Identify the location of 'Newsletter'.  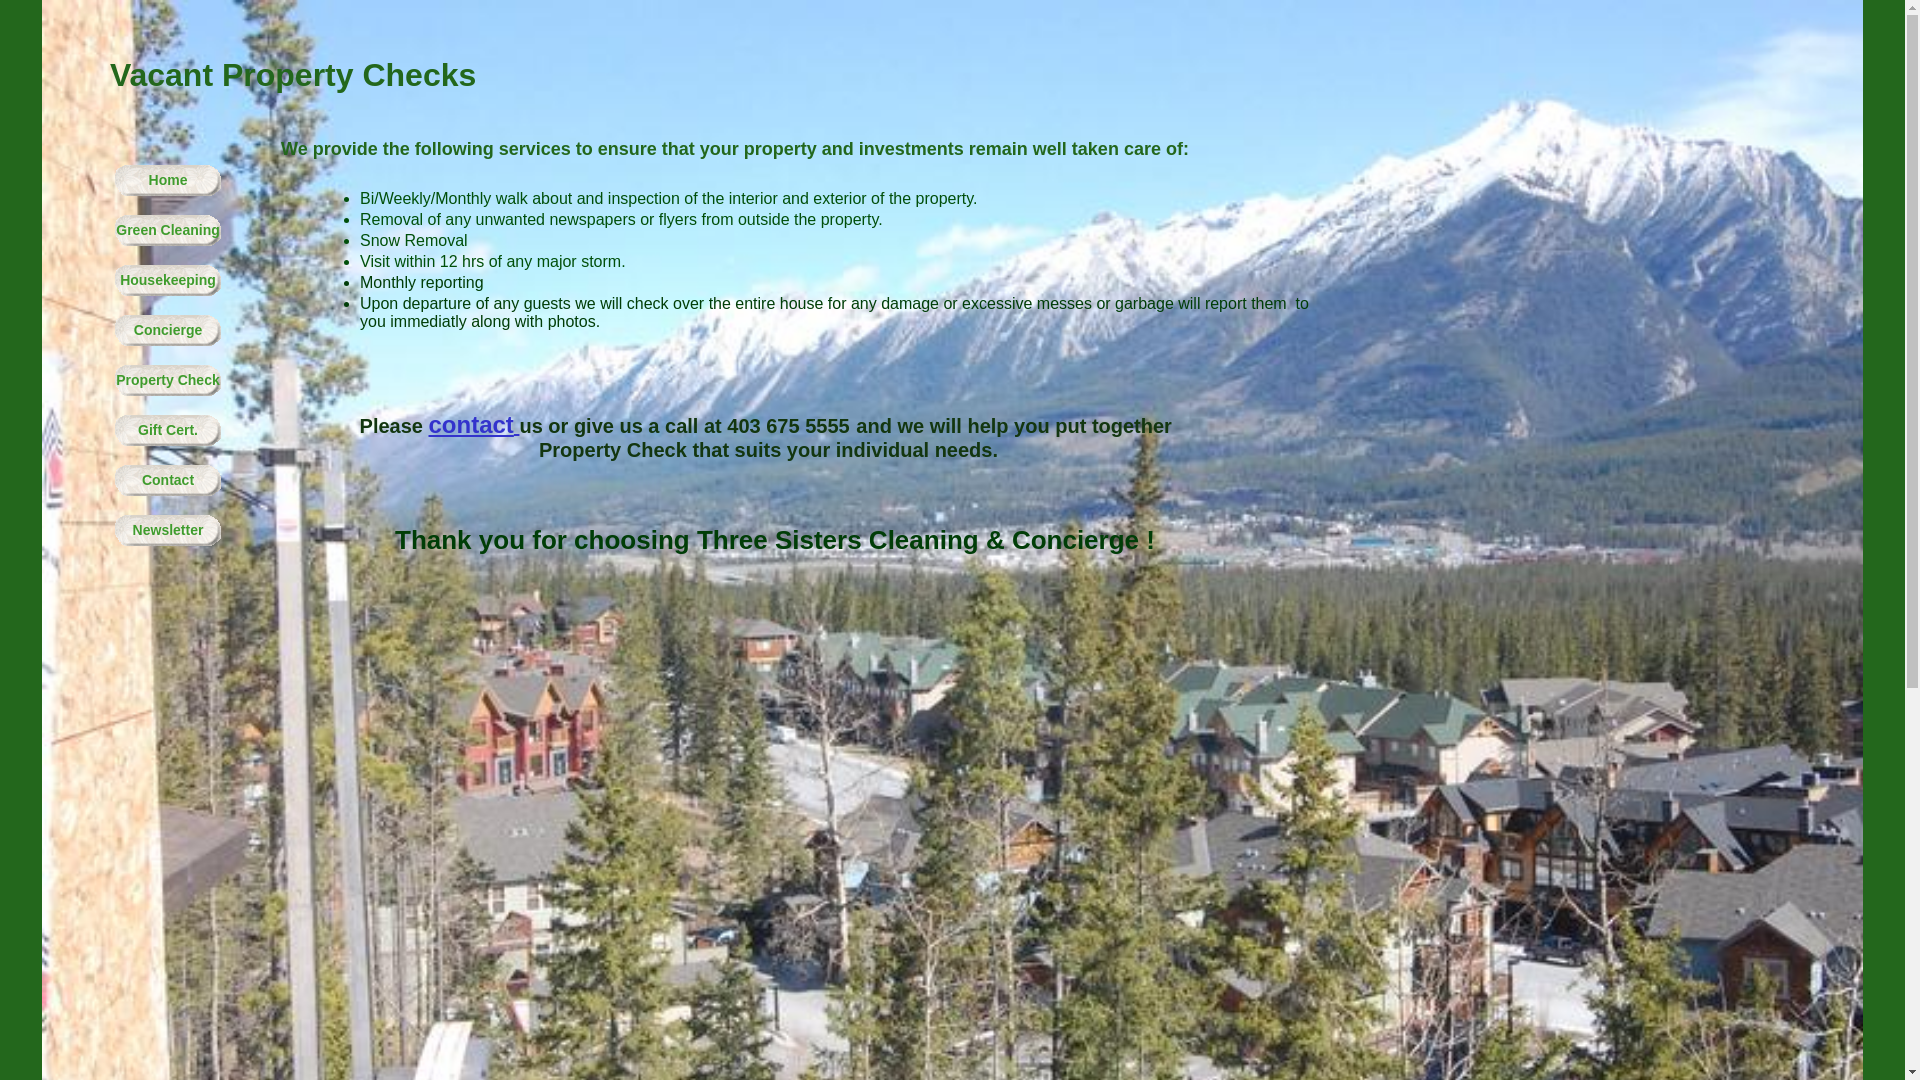
(168, 529).